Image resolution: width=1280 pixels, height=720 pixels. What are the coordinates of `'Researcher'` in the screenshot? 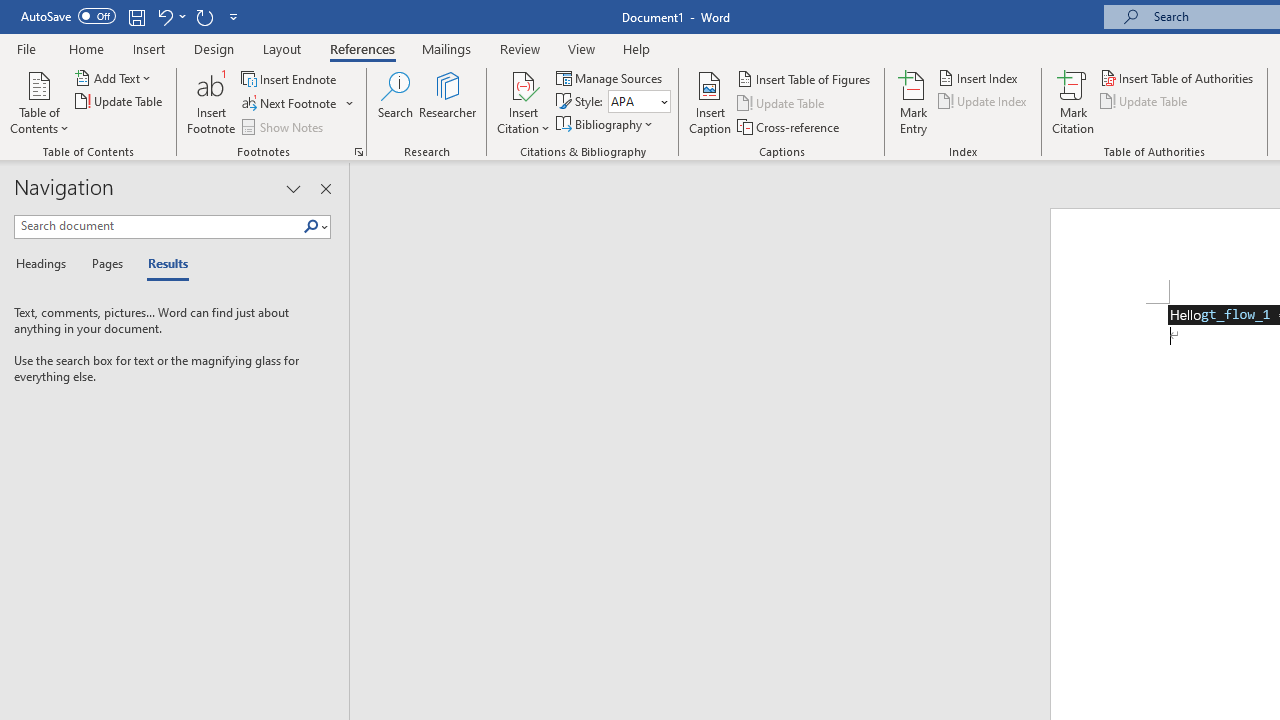 It's located at (447, 103).